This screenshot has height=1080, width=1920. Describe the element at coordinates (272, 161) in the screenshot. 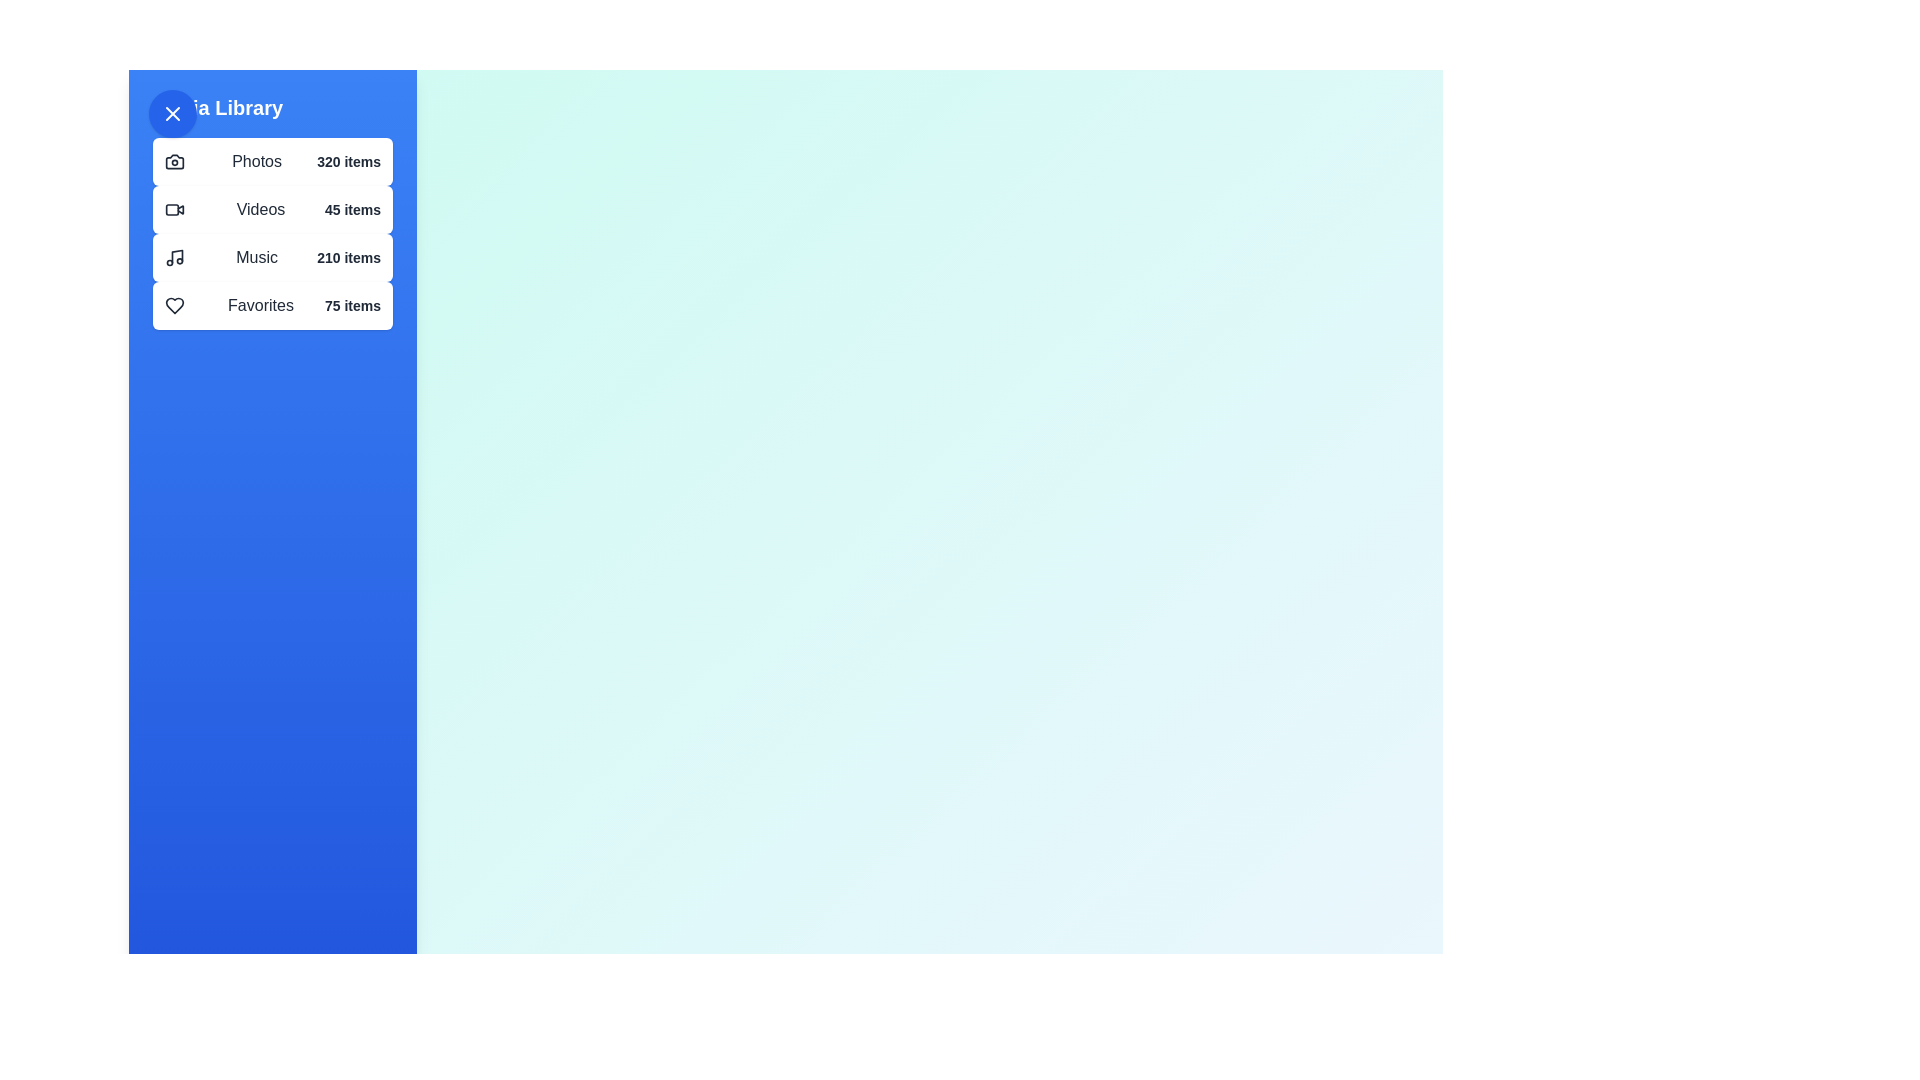

I see `the media category Photos from the drawer` at that location.